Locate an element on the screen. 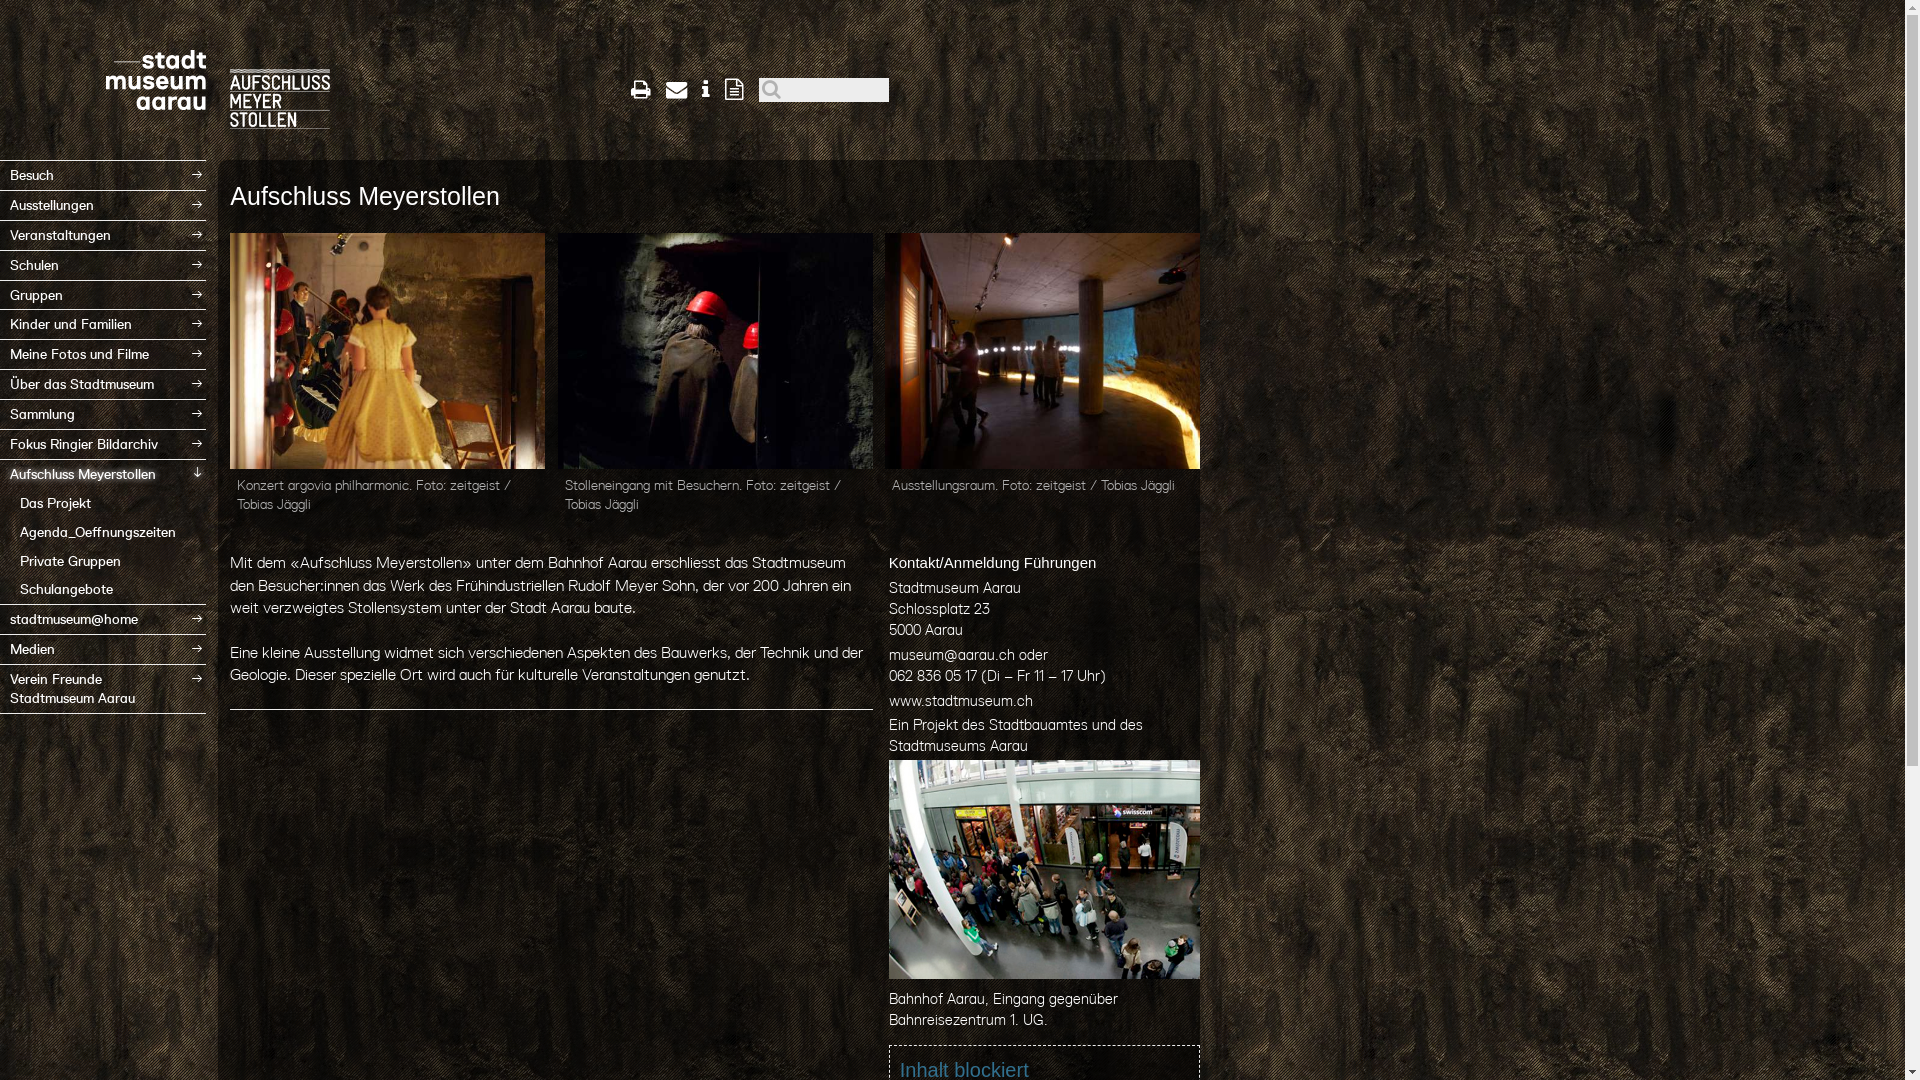  'Seite in druckbarer Form anzeigen' is located at coordinates (629, 88).